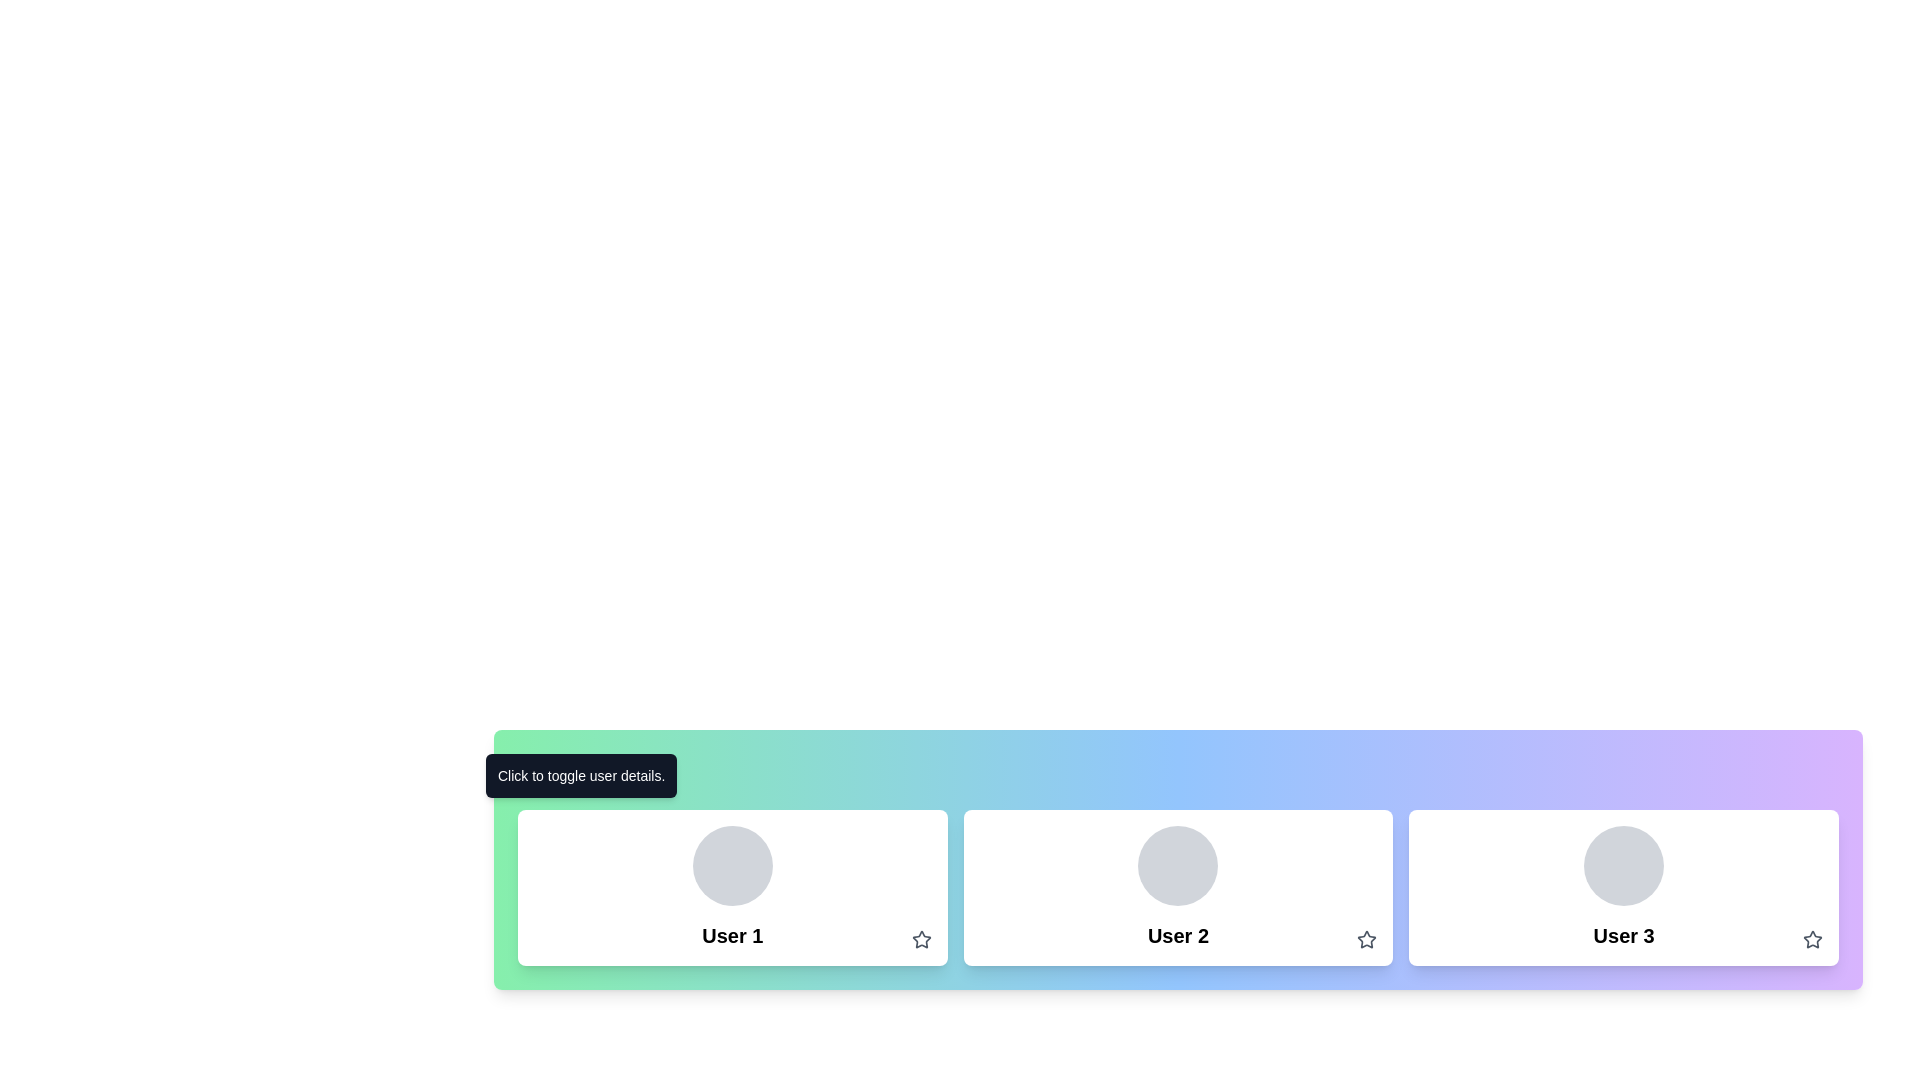  Describe the element at coordinates (580, 774) in the screenshot. I see `the tooltip-style informational box with a dark gray background and white text that reads 'Click to toggle user details.'` at that location.